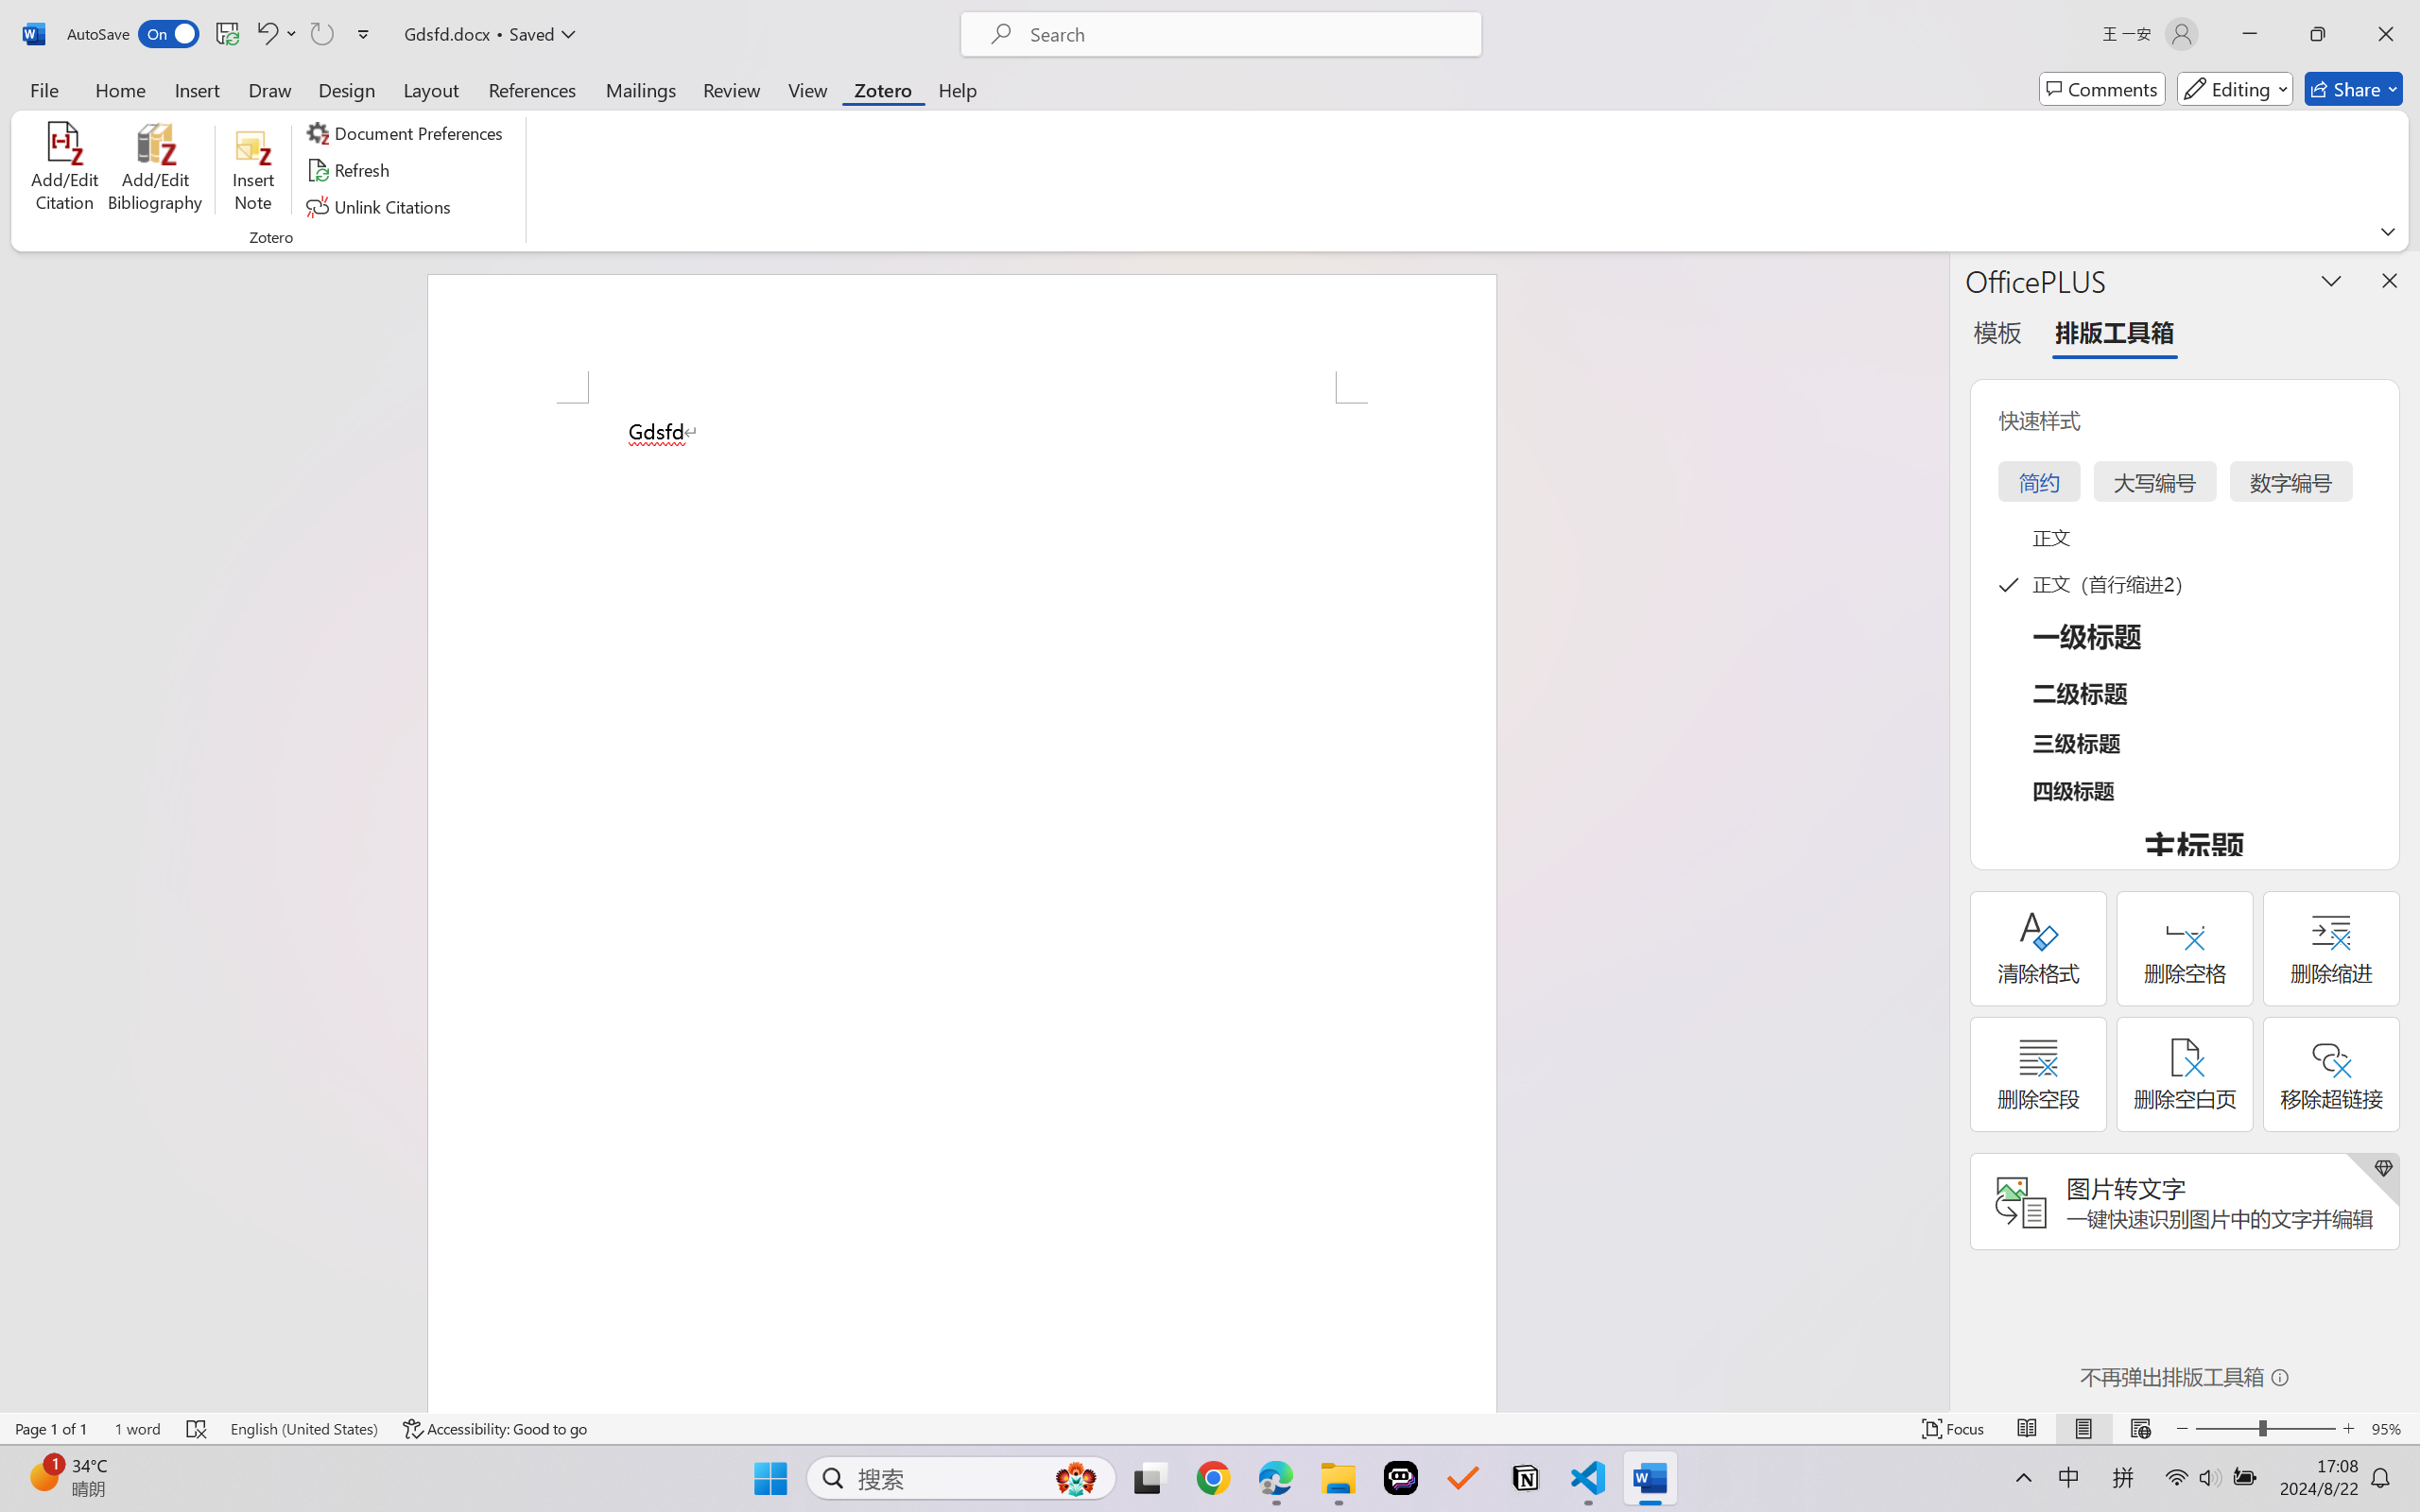 This screenshot has height=1512, width=2420. I want to click on 'Insert Note', so click(252, 170).